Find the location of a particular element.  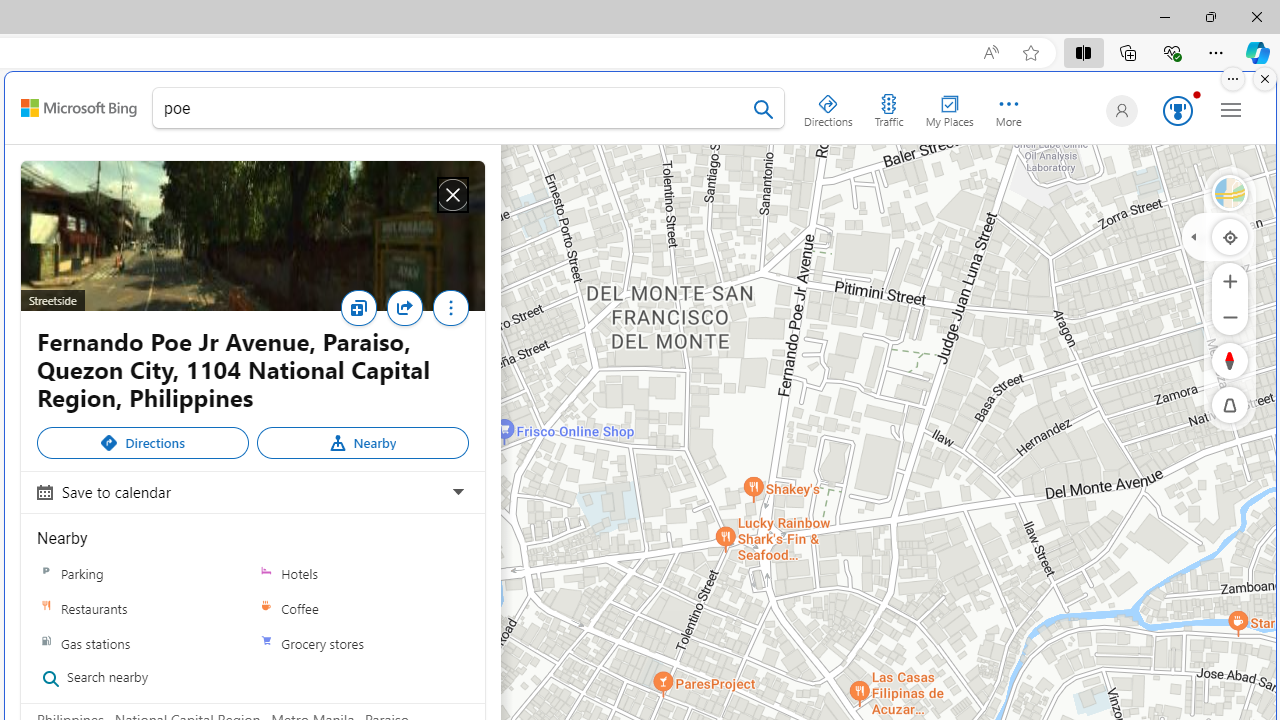

'Save' is located at coordinates (359, 308).